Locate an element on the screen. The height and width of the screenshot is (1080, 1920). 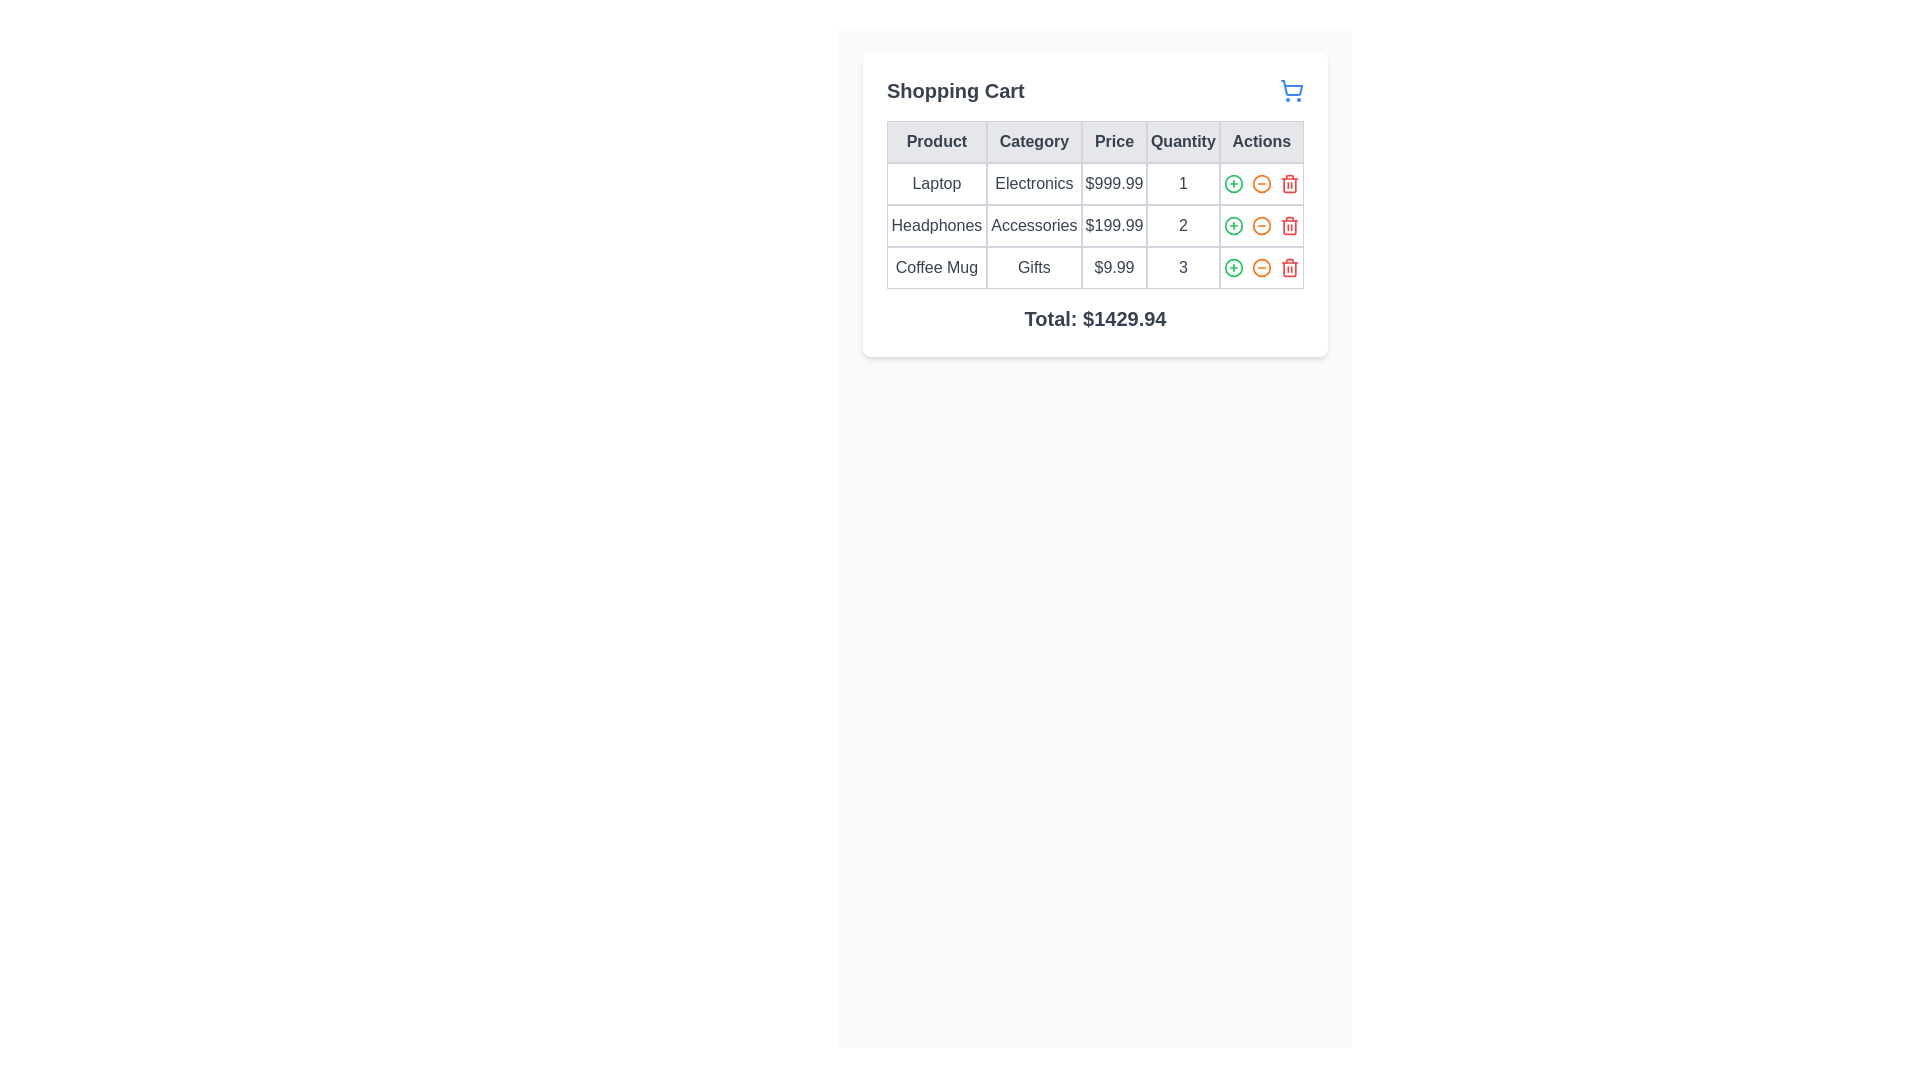
the total cost display element located at the bottom of the shopping cart interface, which shows the cumulative cost of products in the cart is located at coordinates (1094, 318).